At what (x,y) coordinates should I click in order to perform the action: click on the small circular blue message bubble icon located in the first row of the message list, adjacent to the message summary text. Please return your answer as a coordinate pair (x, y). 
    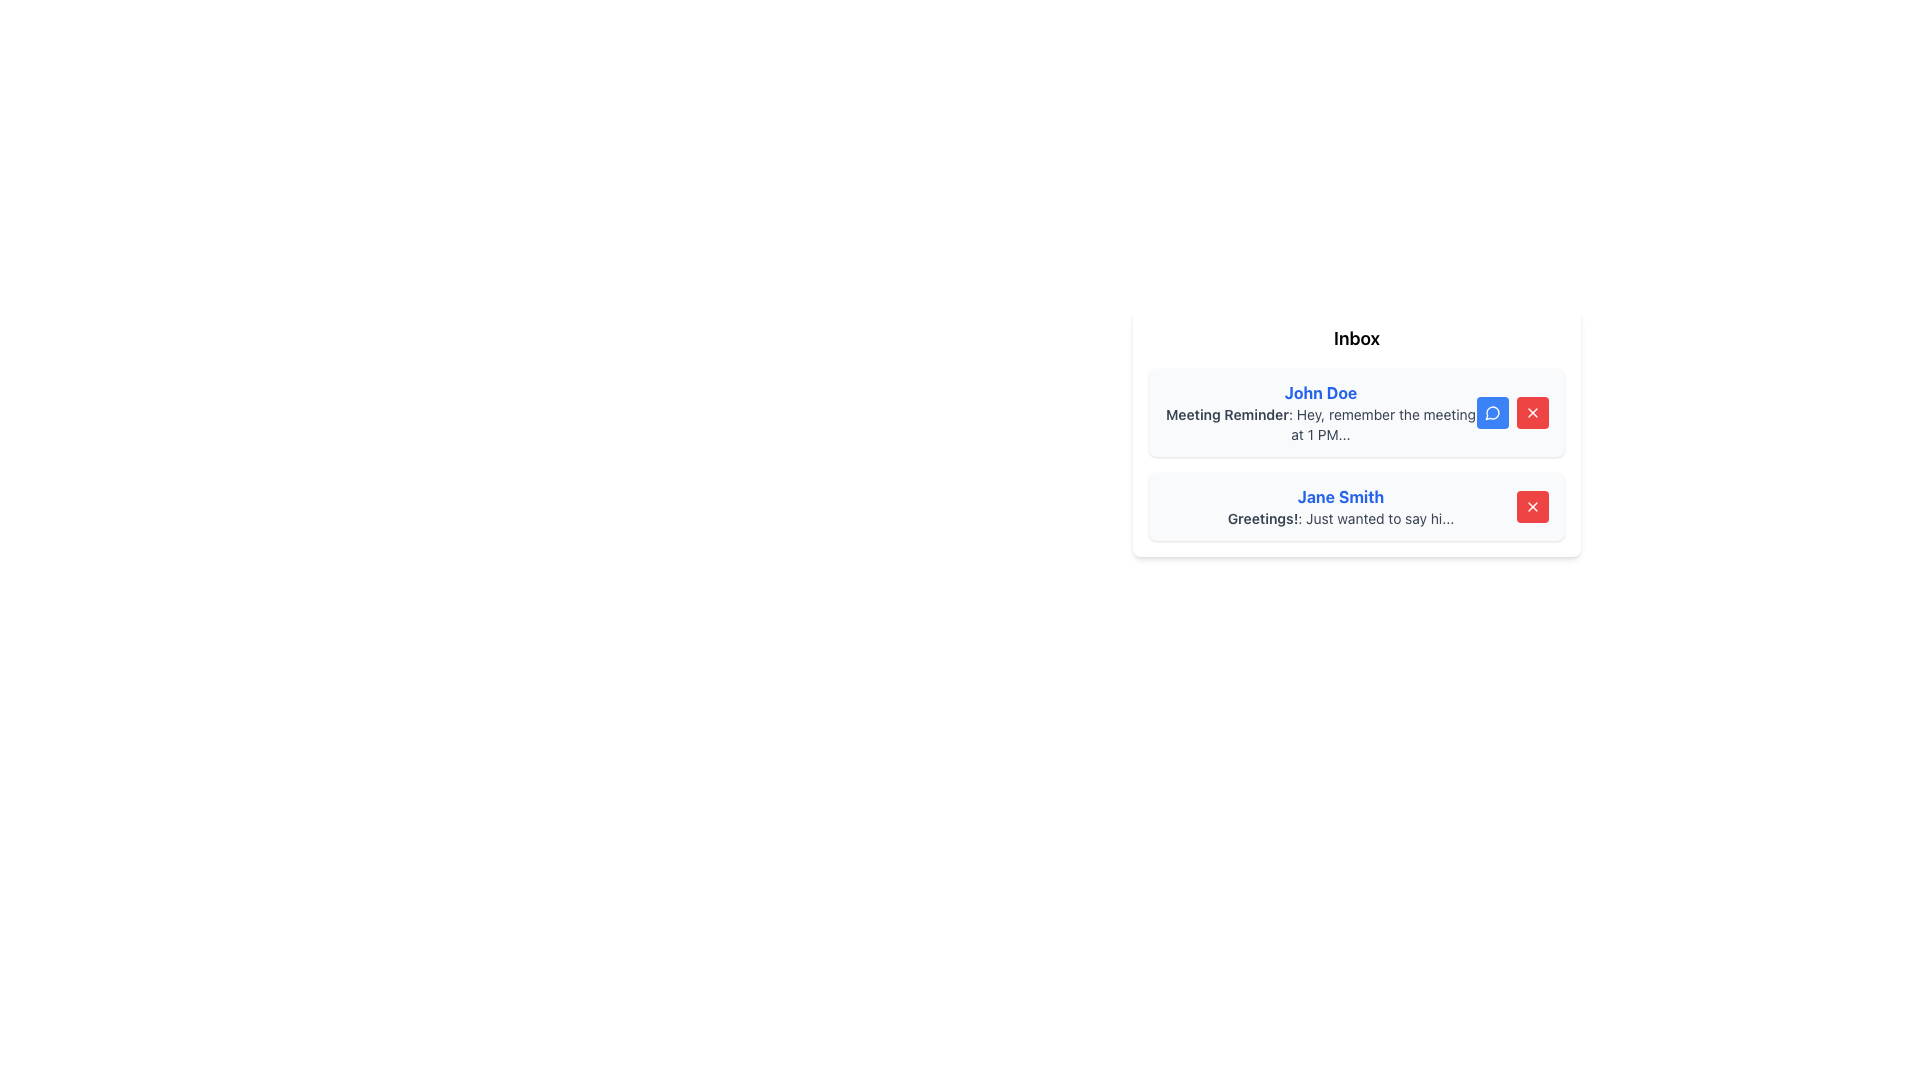
    Looking at the image, I should click on (1492, 411).